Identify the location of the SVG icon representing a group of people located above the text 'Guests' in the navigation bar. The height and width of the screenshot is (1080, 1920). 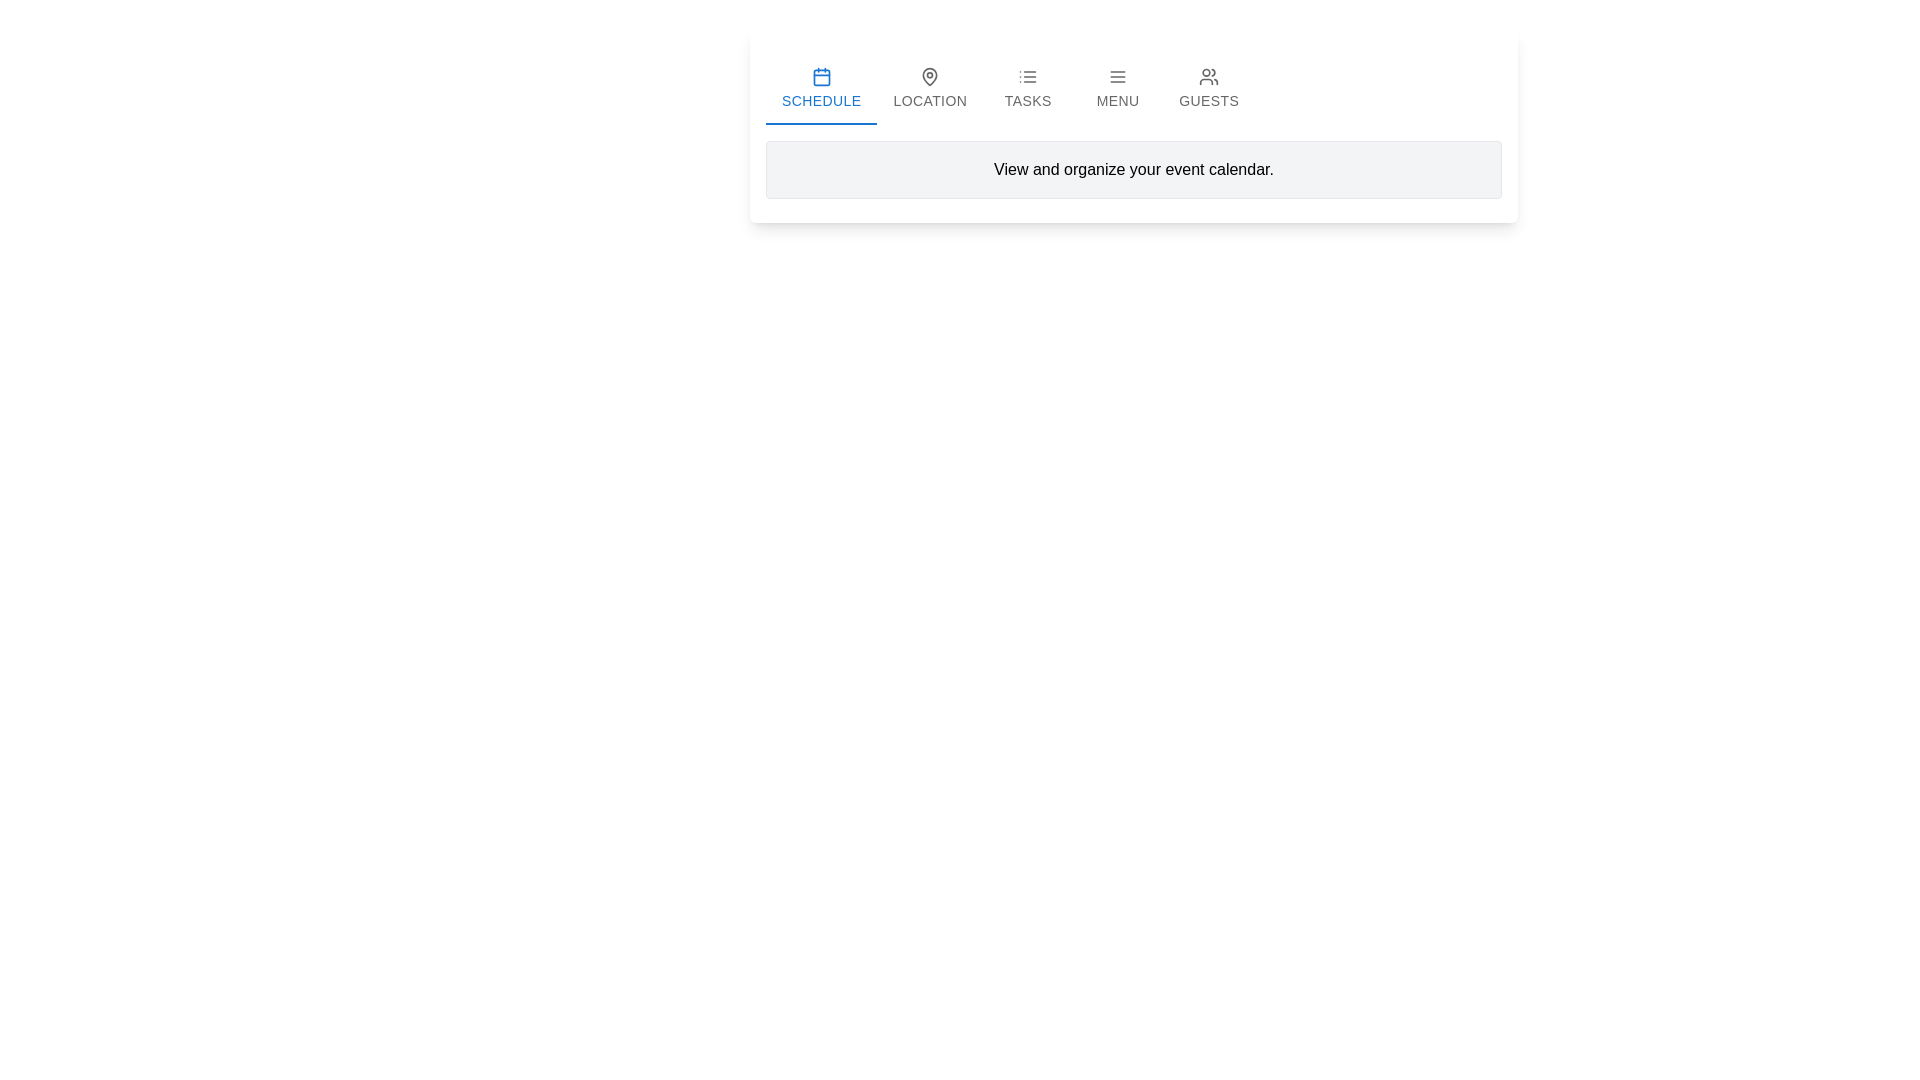
(1208, 76).